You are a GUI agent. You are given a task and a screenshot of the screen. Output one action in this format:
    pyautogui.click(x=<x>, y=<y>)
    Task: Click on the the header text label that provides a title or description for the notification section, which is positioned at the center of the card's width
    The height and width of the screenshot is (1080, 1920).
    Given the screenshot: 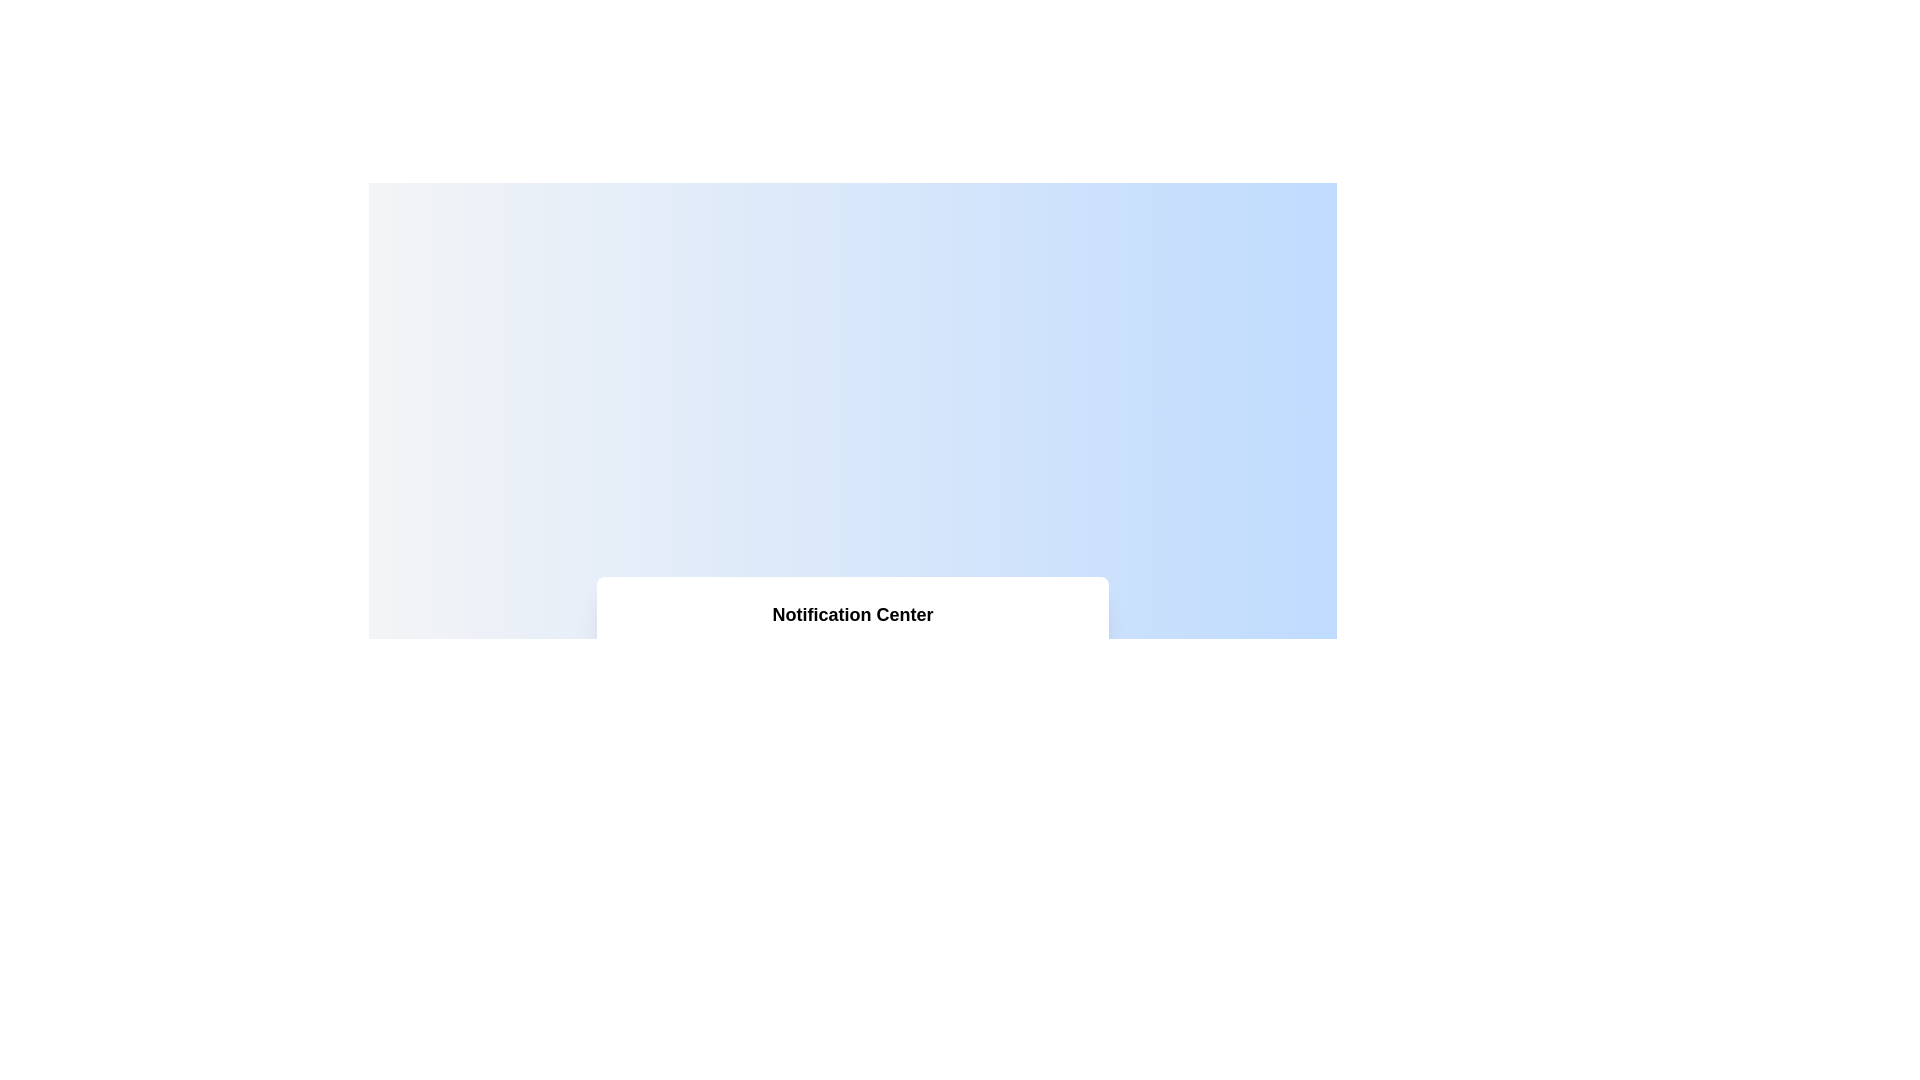 What is the action you would take?
    pyautogui.click(x=853, y=613)
    